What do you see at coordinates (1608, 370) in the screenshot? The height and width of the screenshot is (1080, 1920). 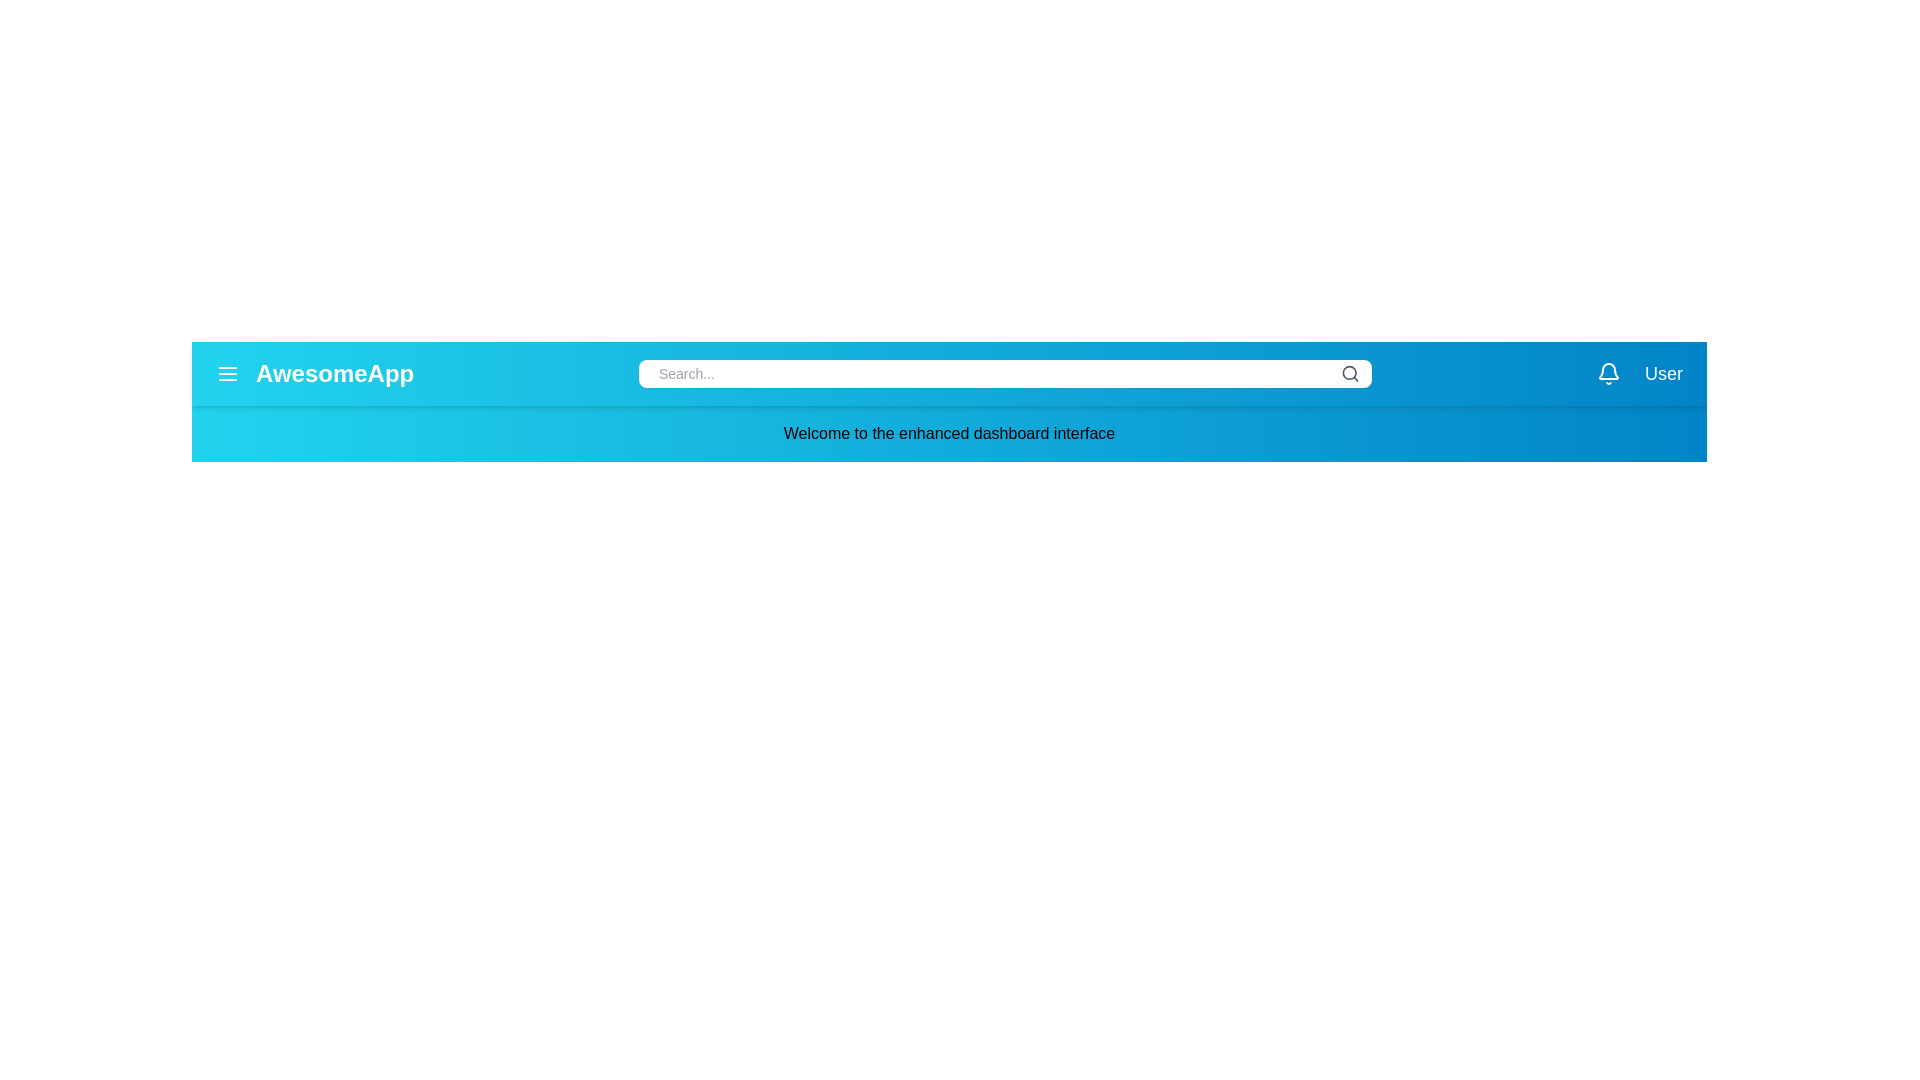 I see `the bell icon on the far right of the top header bar` at bounding box center [1608, 370].